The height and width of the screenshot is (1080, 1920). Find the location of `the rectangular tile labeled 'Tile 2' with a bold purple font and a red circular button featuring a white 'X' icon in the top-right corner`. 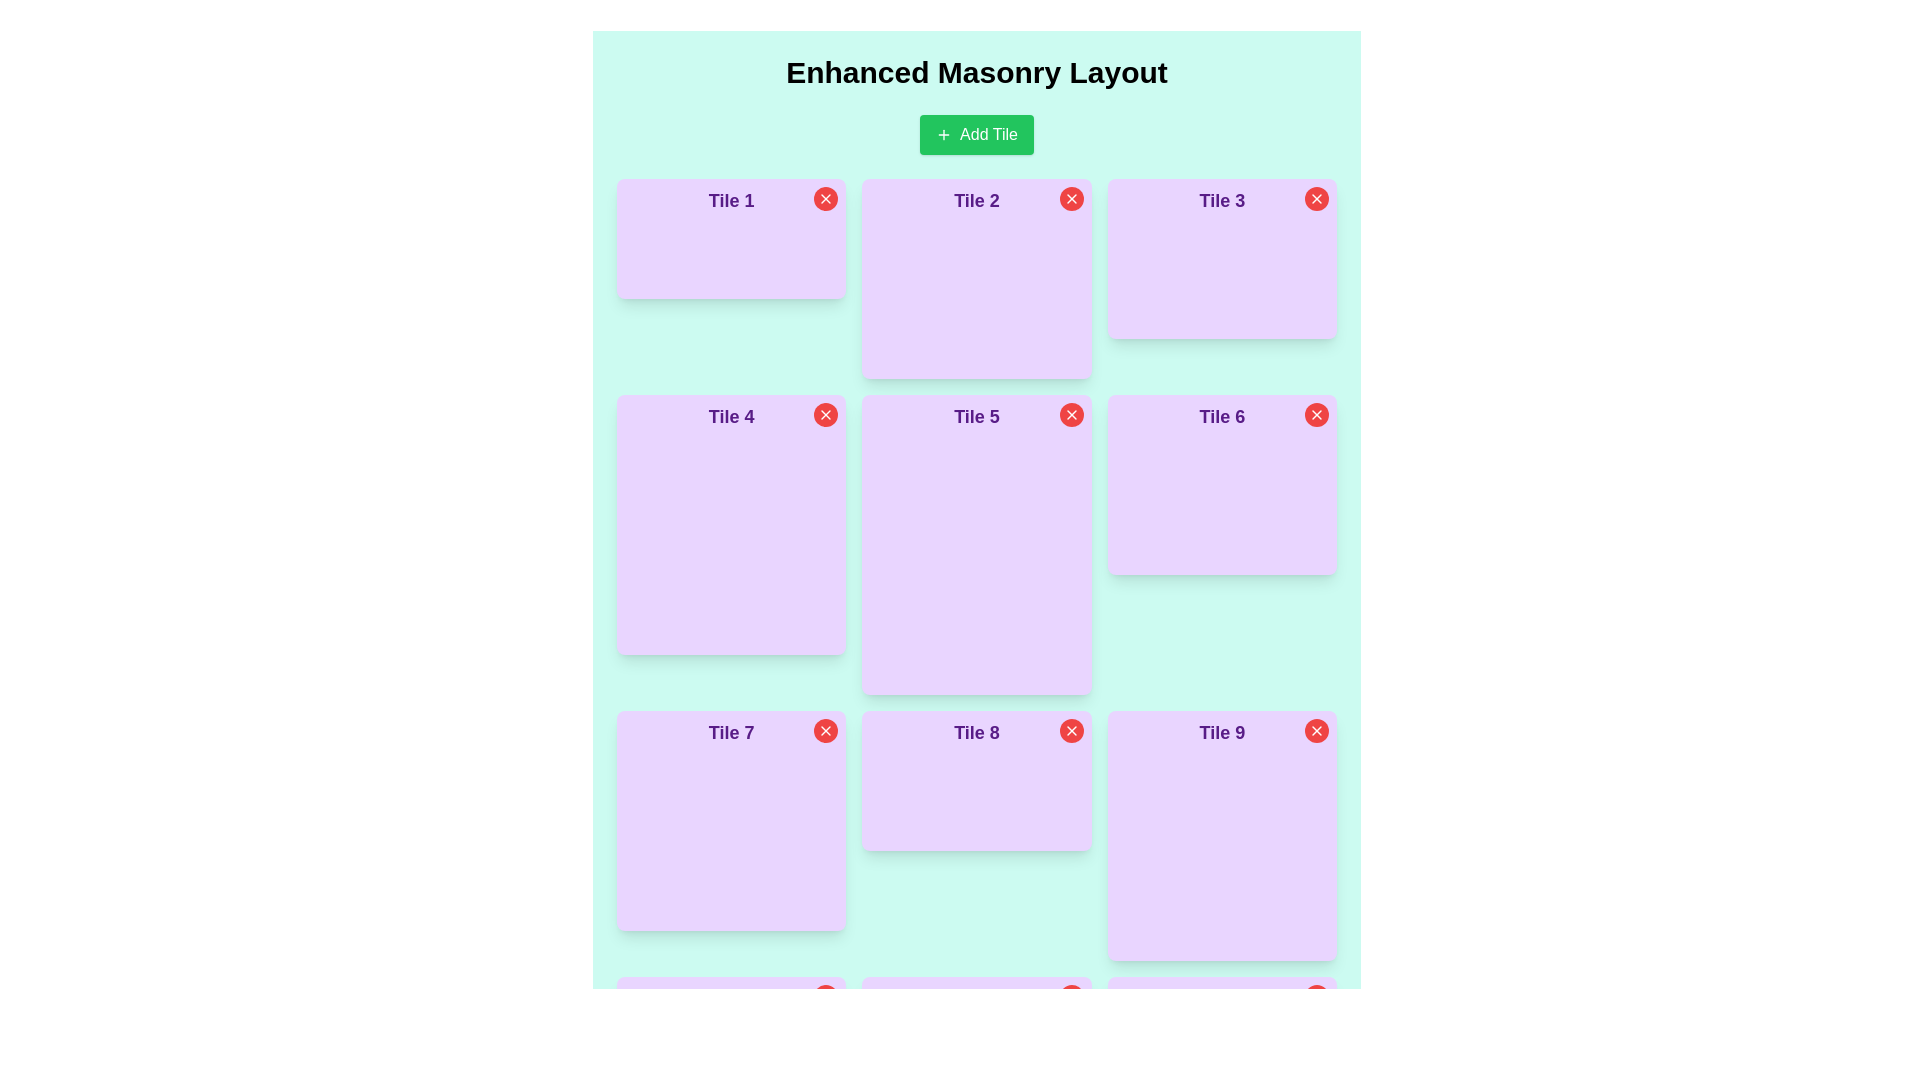

the rectangular tile labeled 'Tile 2' with a bold purple font and a red circular button featuring a white 'X' icon in the top-right corner is located at coordinates (976, 278).